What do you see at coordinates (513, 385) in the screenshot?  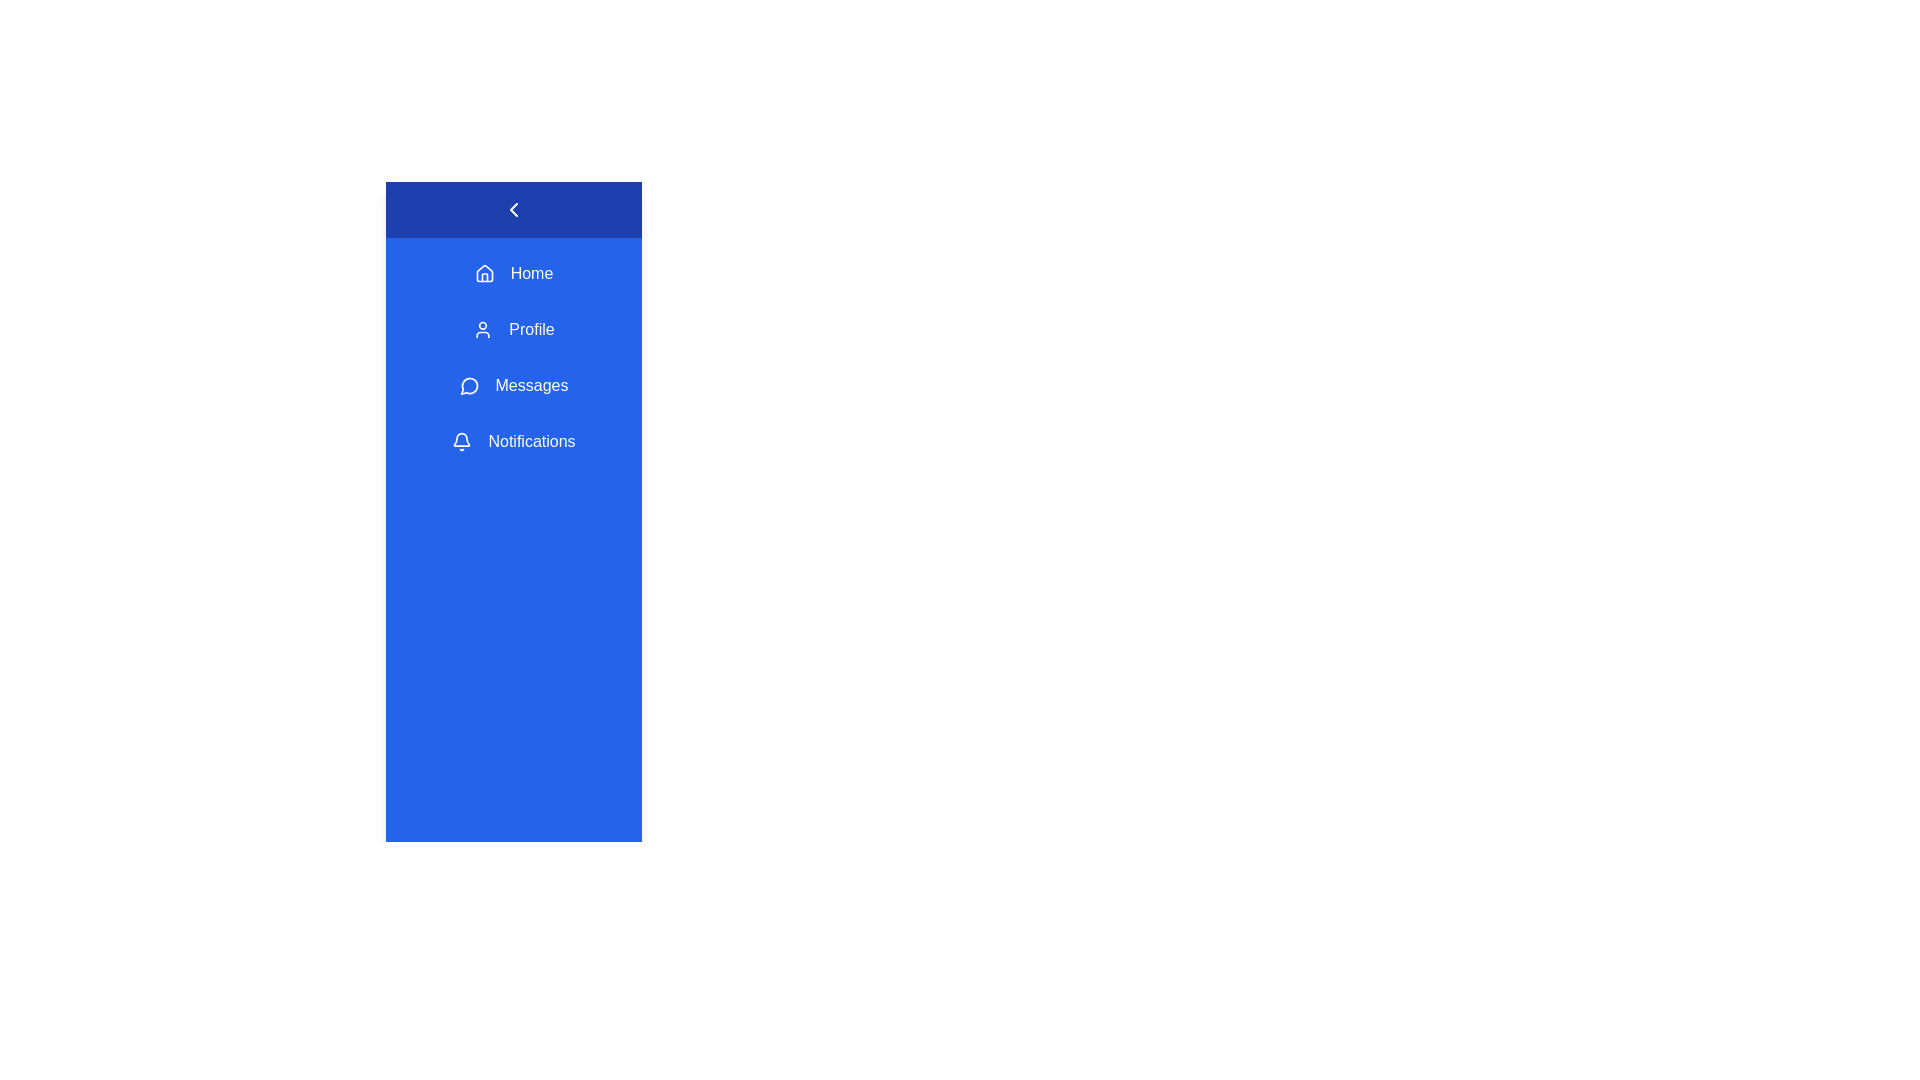 I see `the menu item Messages from the sidebar navigation` at bounding box center [513, 385].